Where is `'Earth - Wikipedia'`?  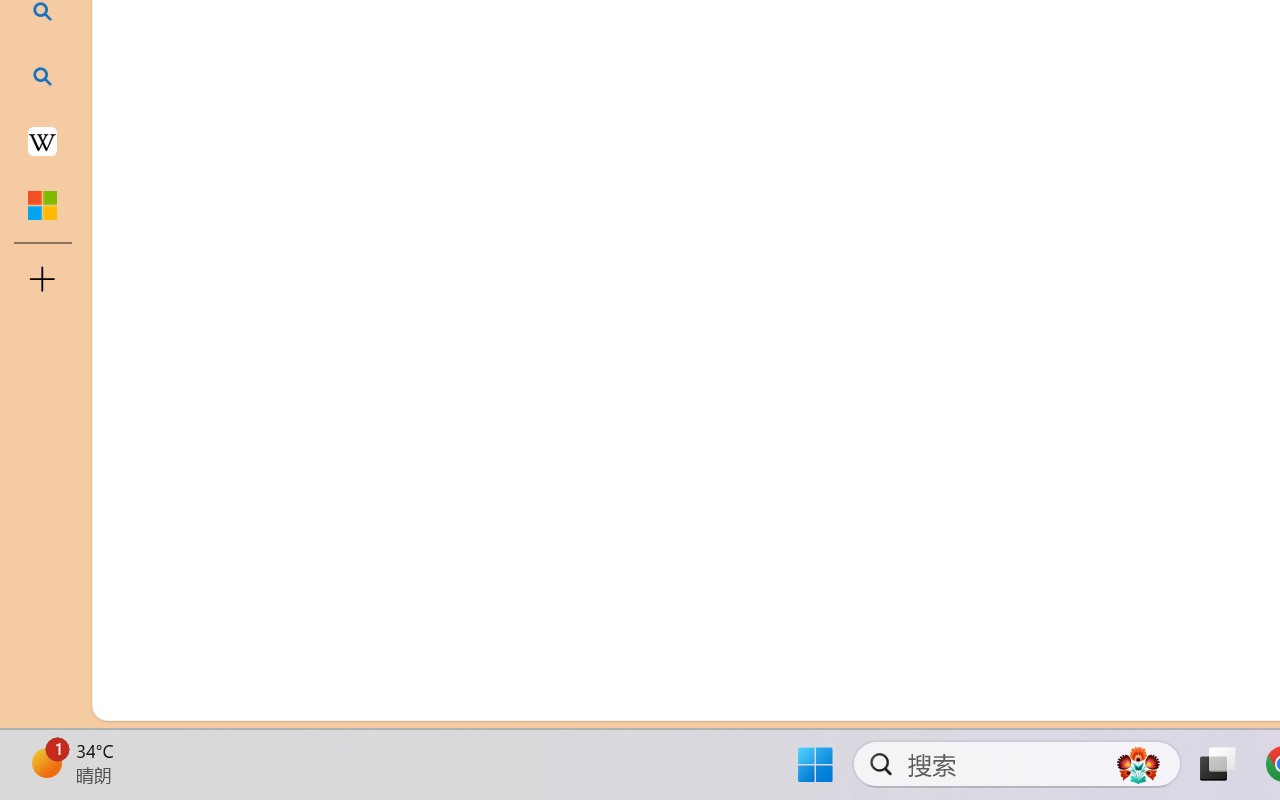 'Earth - Wikipedia' is located at coordinates (42, 140).